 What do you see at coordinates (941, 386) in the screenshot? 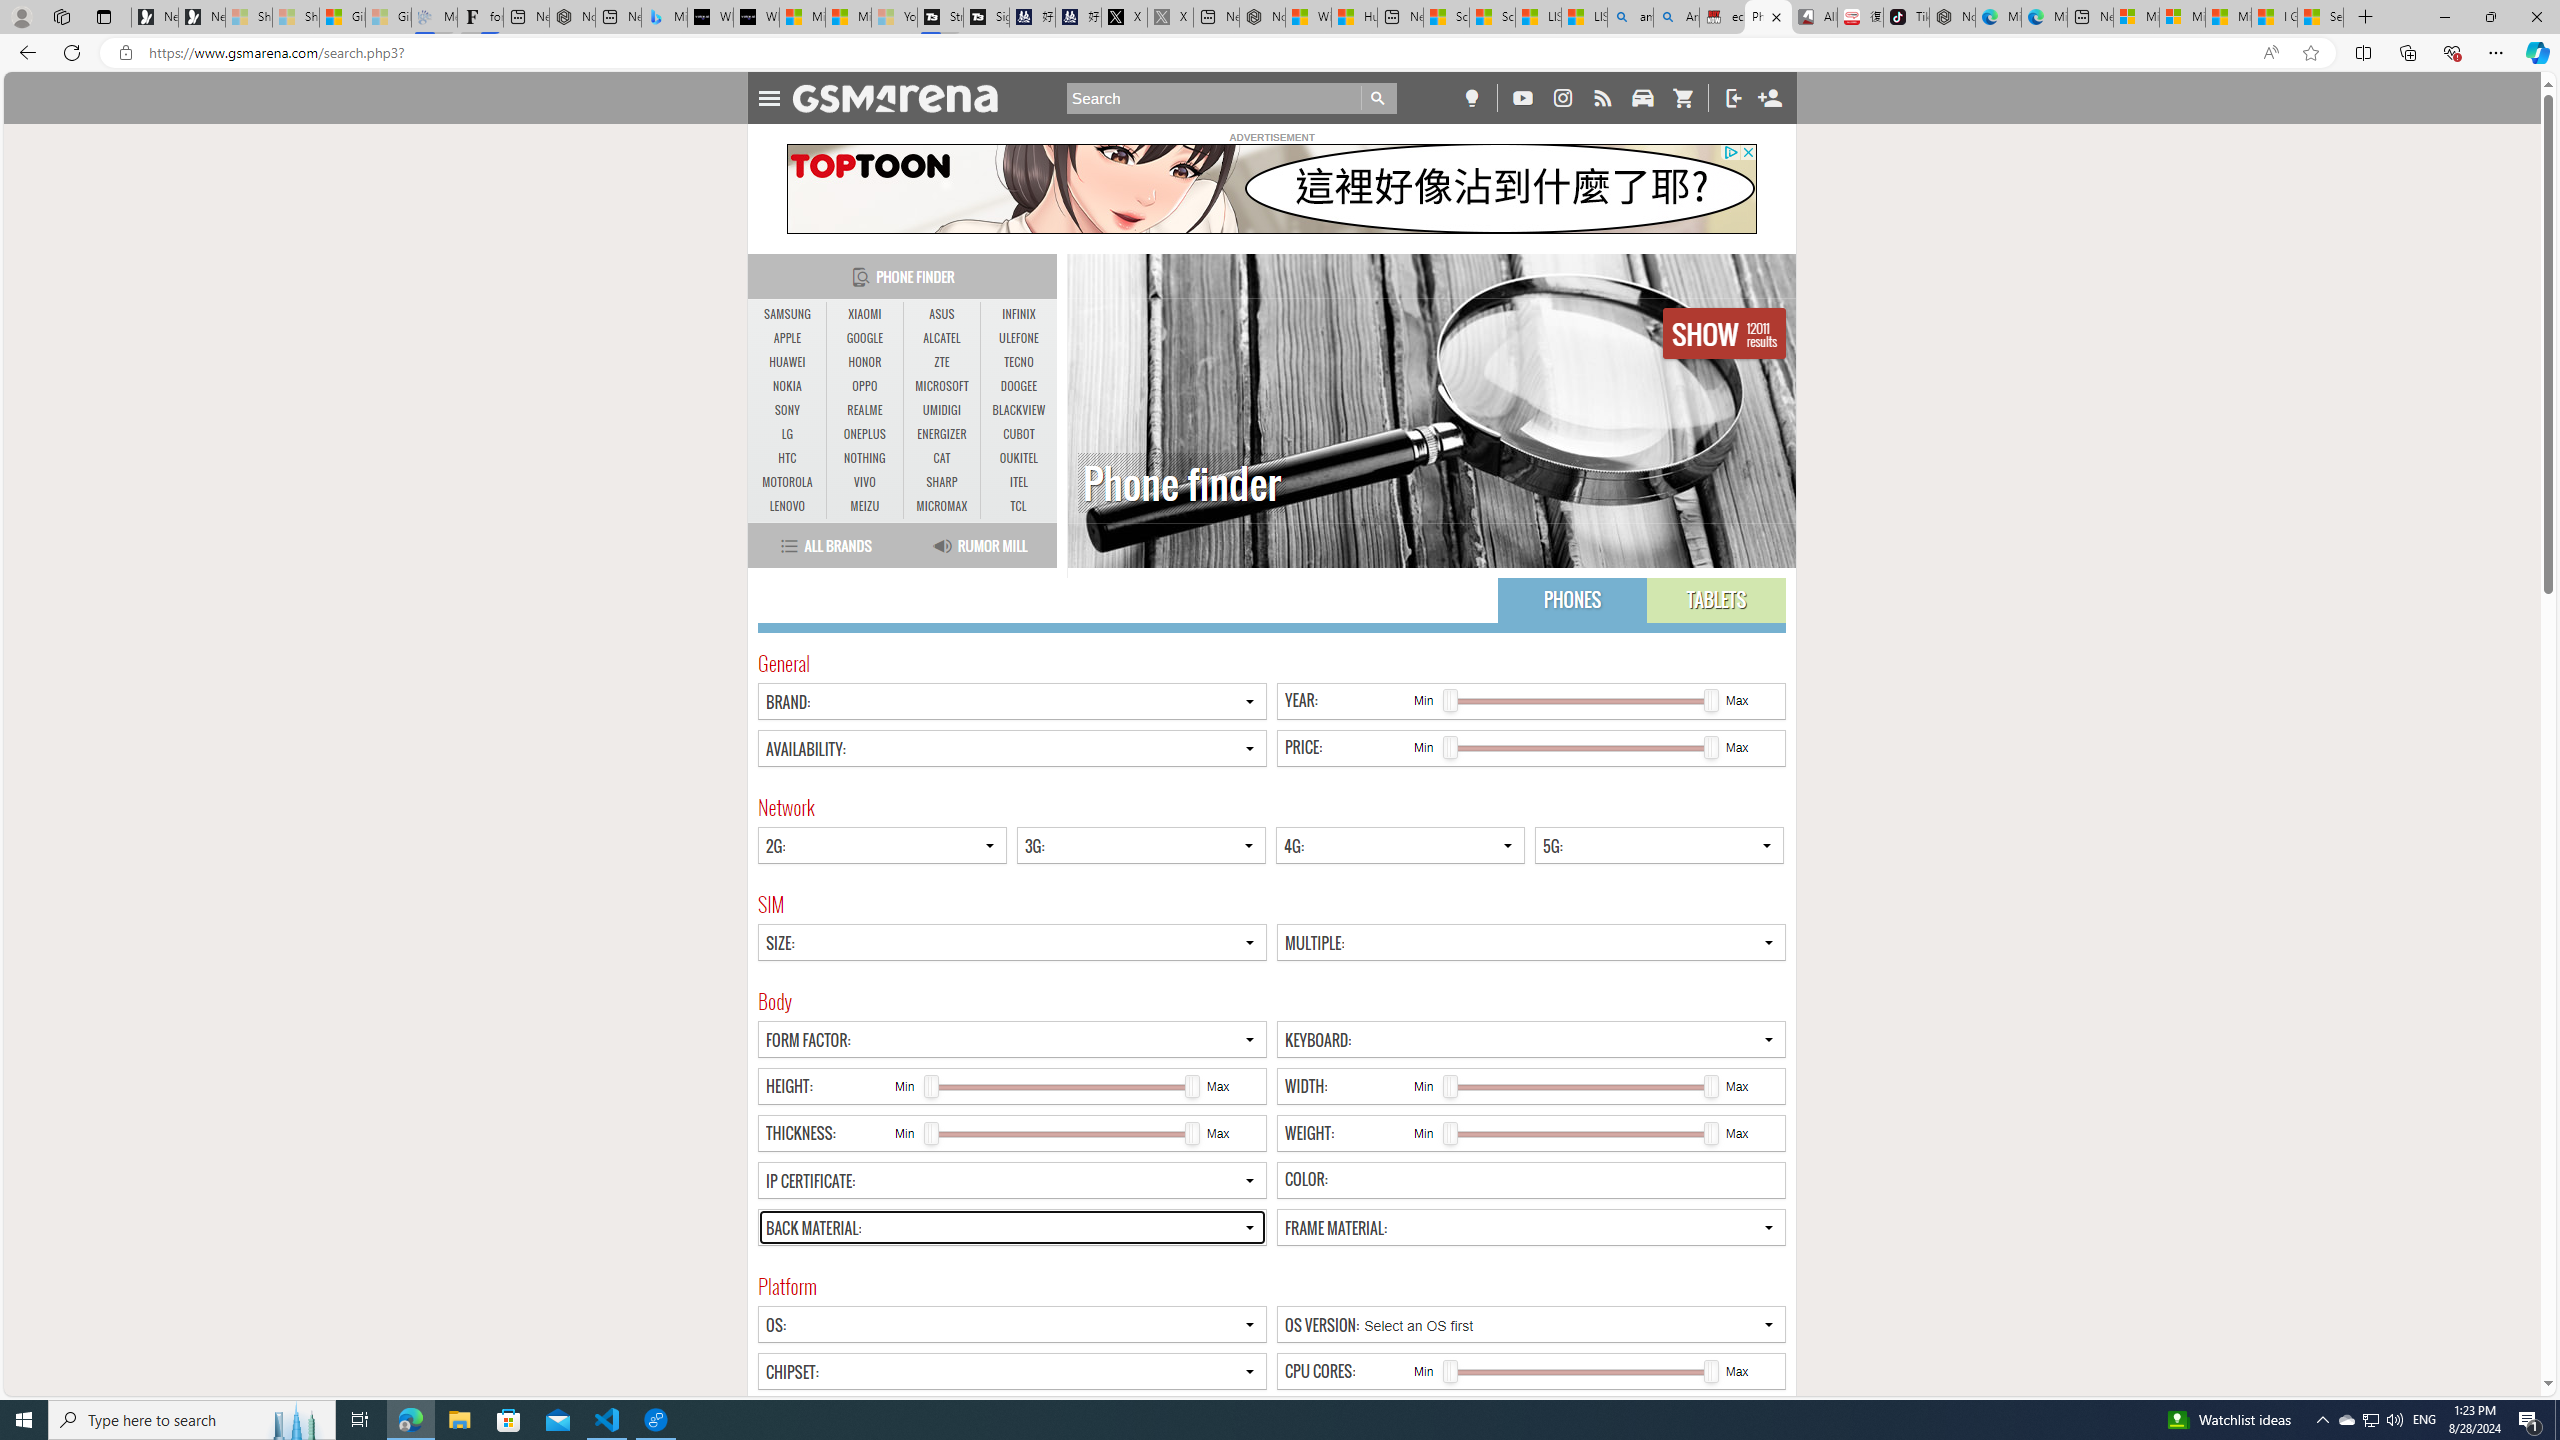
I see `'MICROSOFT'` at bounding box center [941, 386].